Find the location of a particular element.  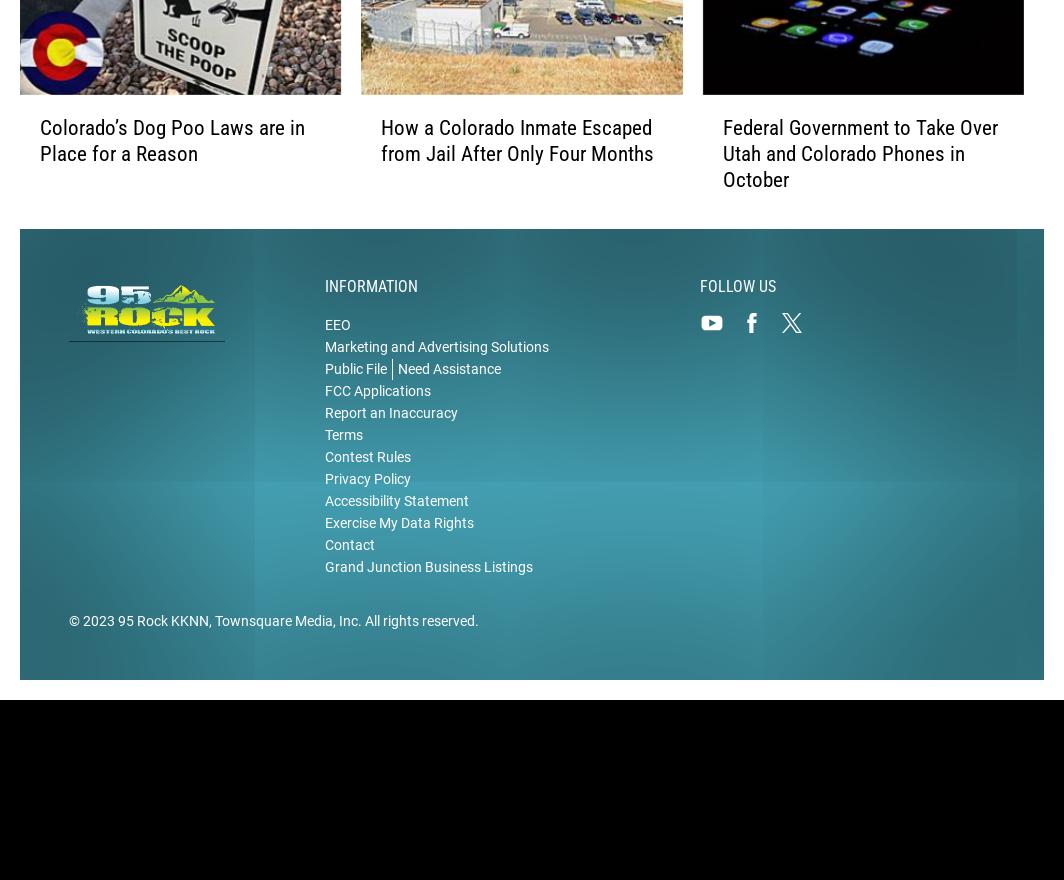

'Public File' is located at coordinates (356, 369).